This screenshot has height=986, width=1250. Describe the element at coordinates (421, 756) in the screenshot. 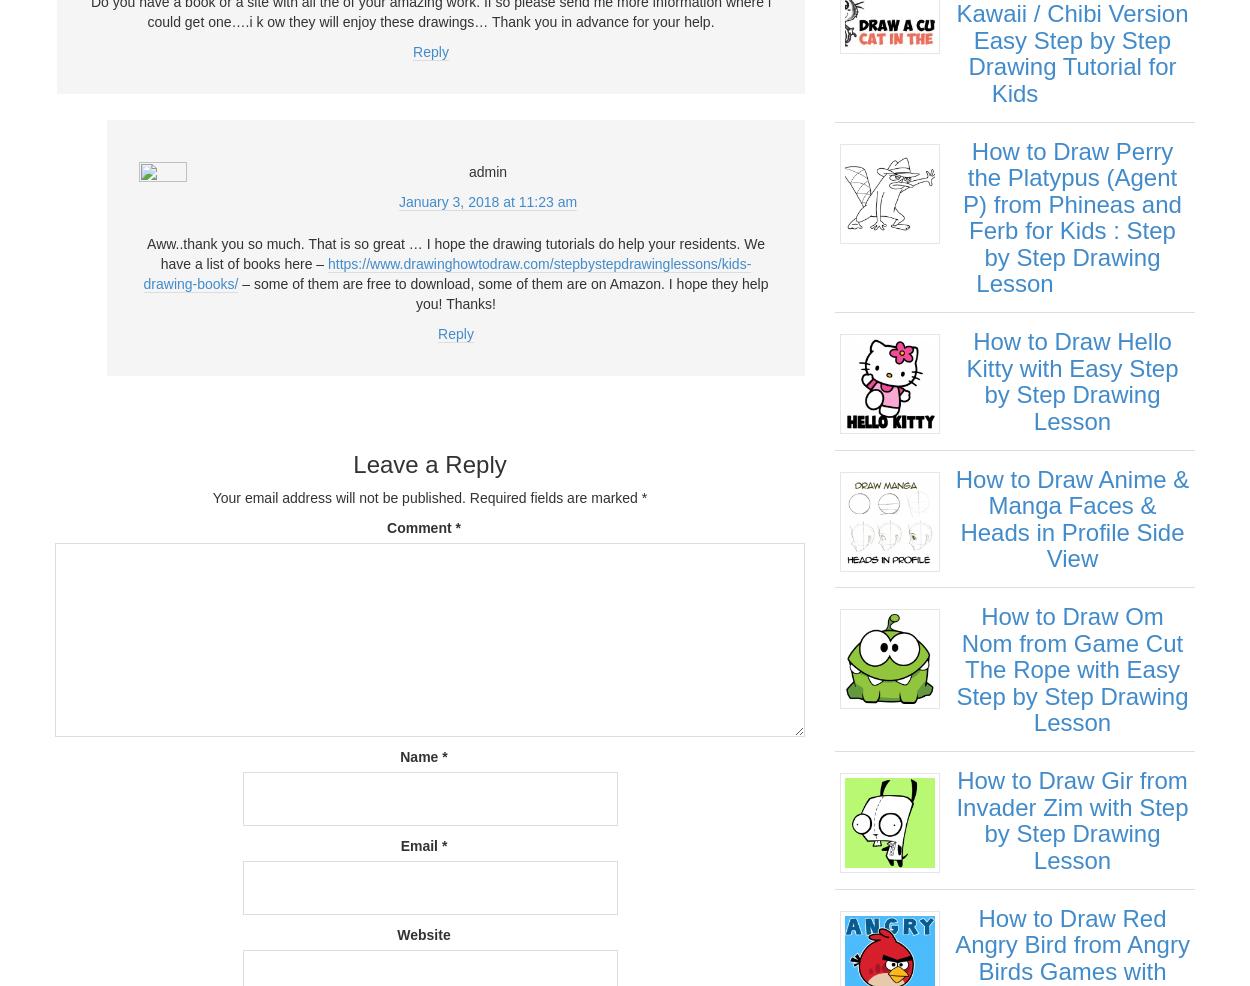

I see `'Name'` at that location.